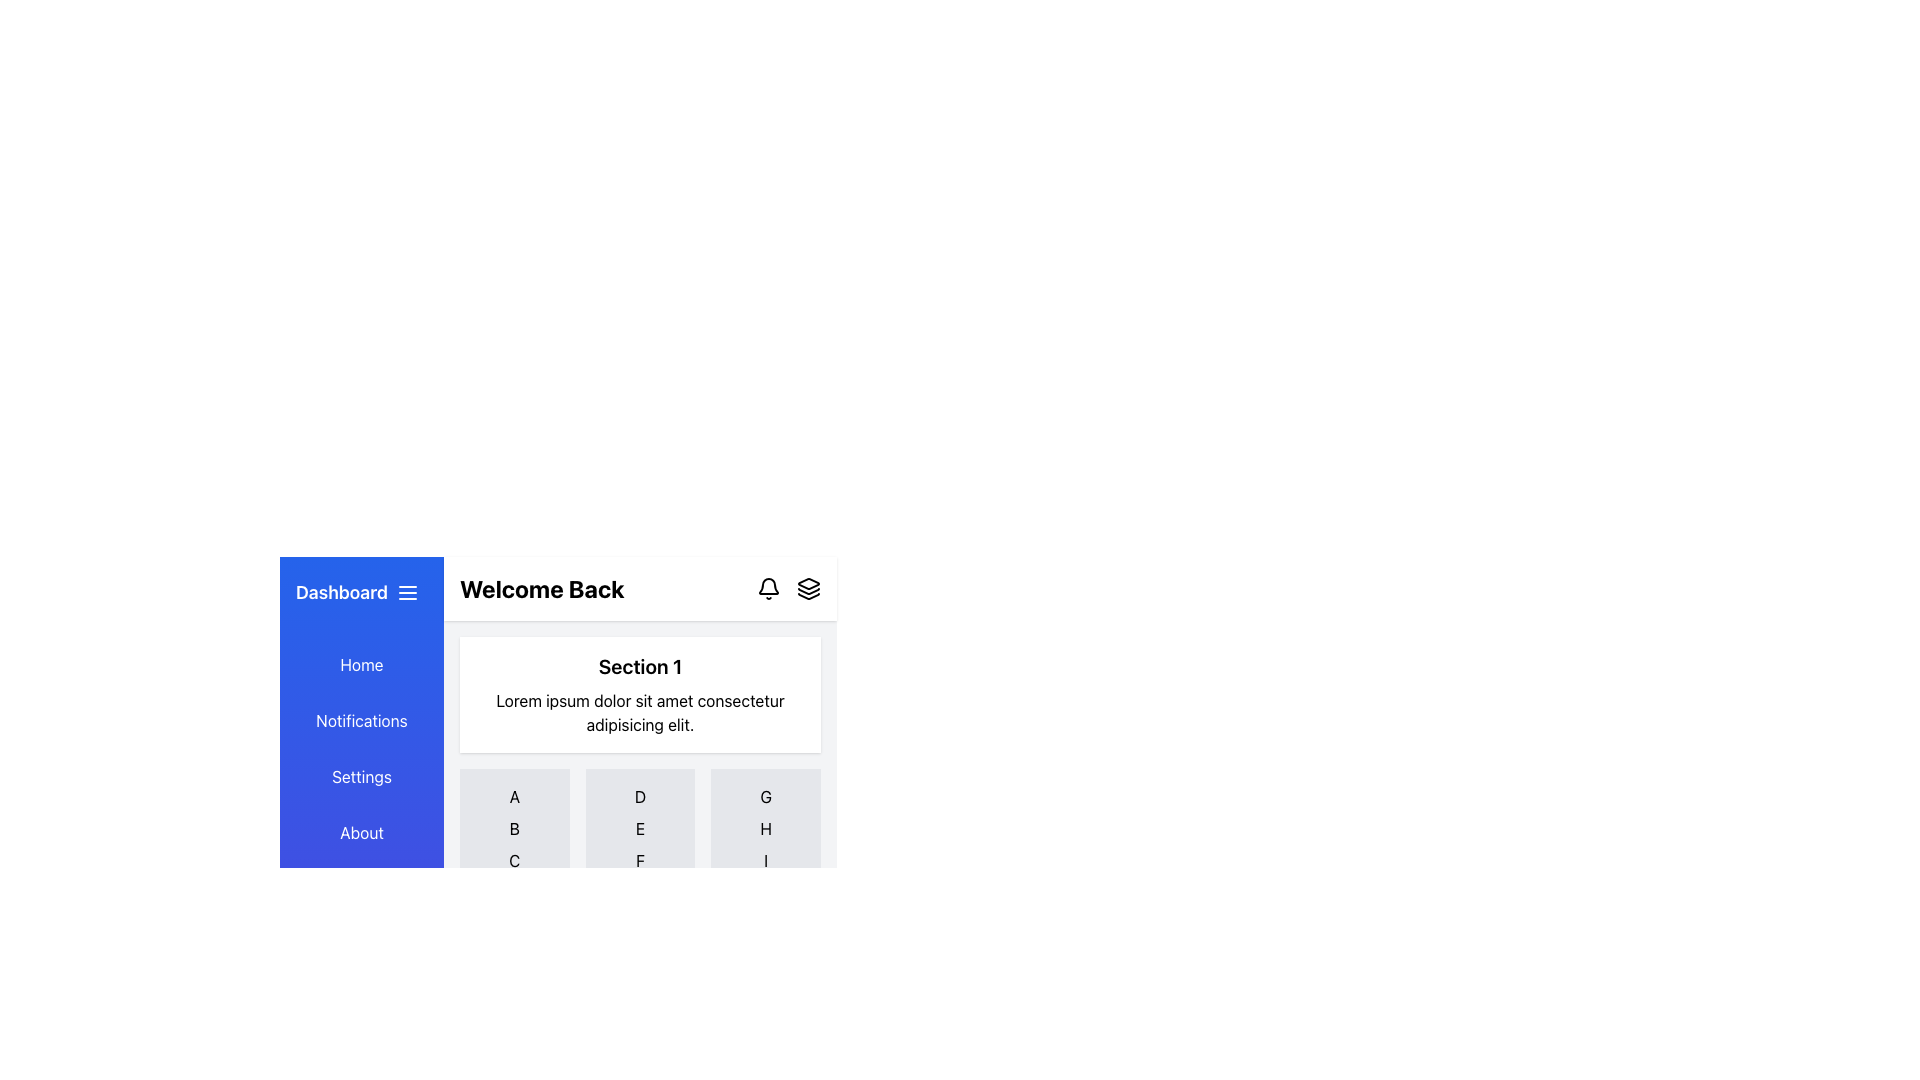  I want to click on the 'Notifications' label, which is displayed in white sans-serif font on a blue section of the vertical navigation bar, located third below 'Home', so click(361, 721).